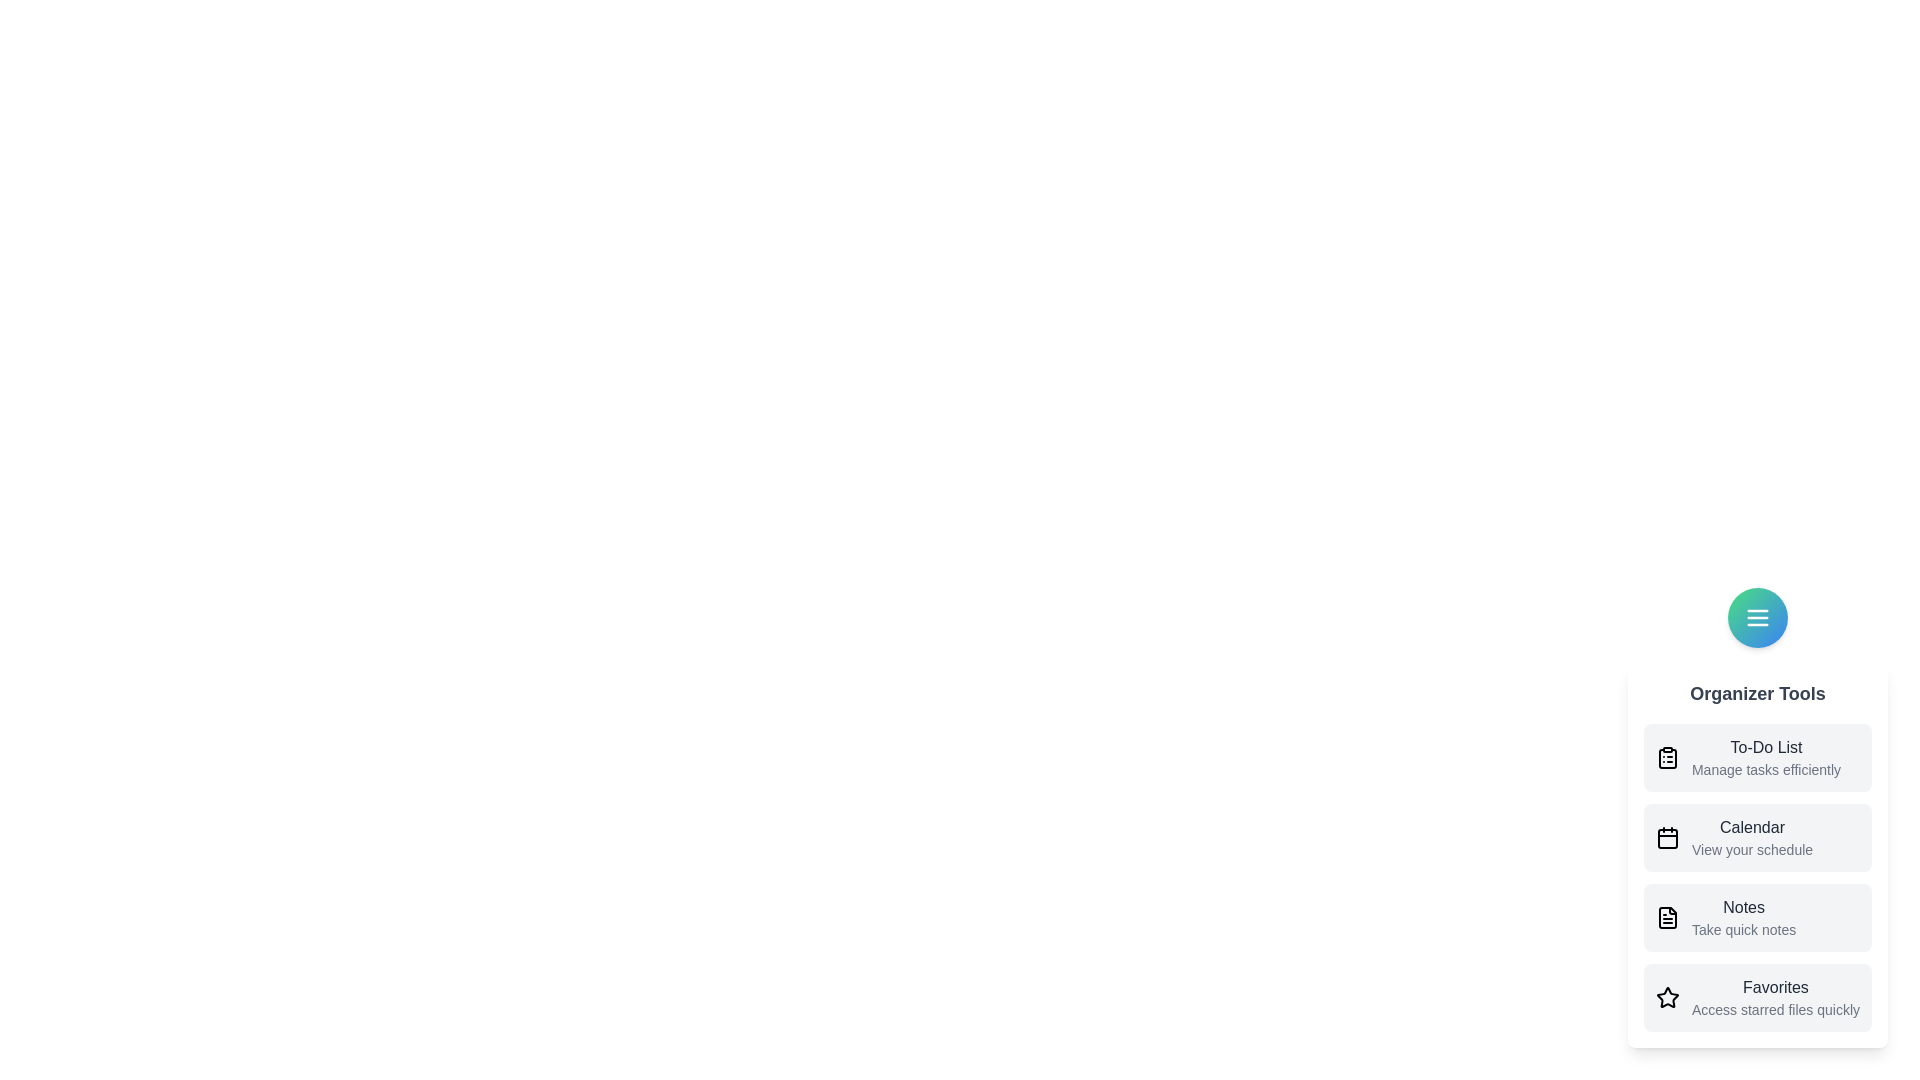  I want to click on the organizer tool item To-Do List, so click(1756, 758).